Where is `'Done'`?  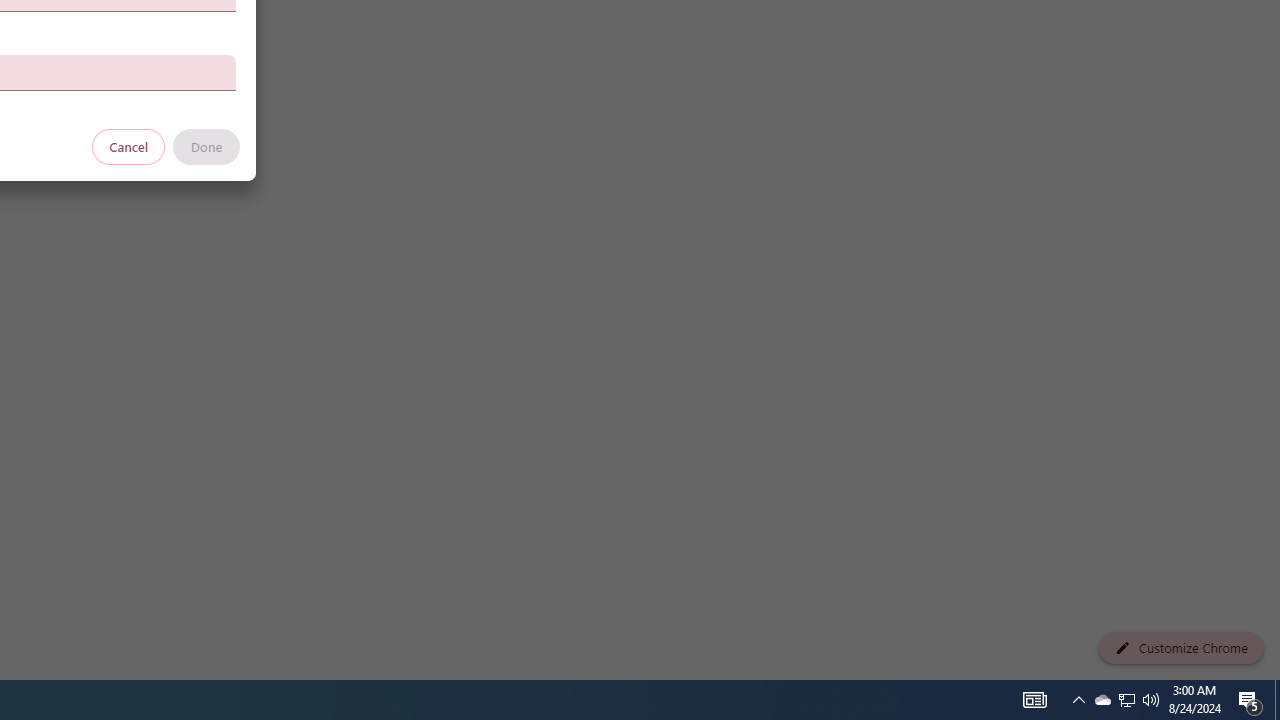 'Done' is located at coordinates (206, 145).